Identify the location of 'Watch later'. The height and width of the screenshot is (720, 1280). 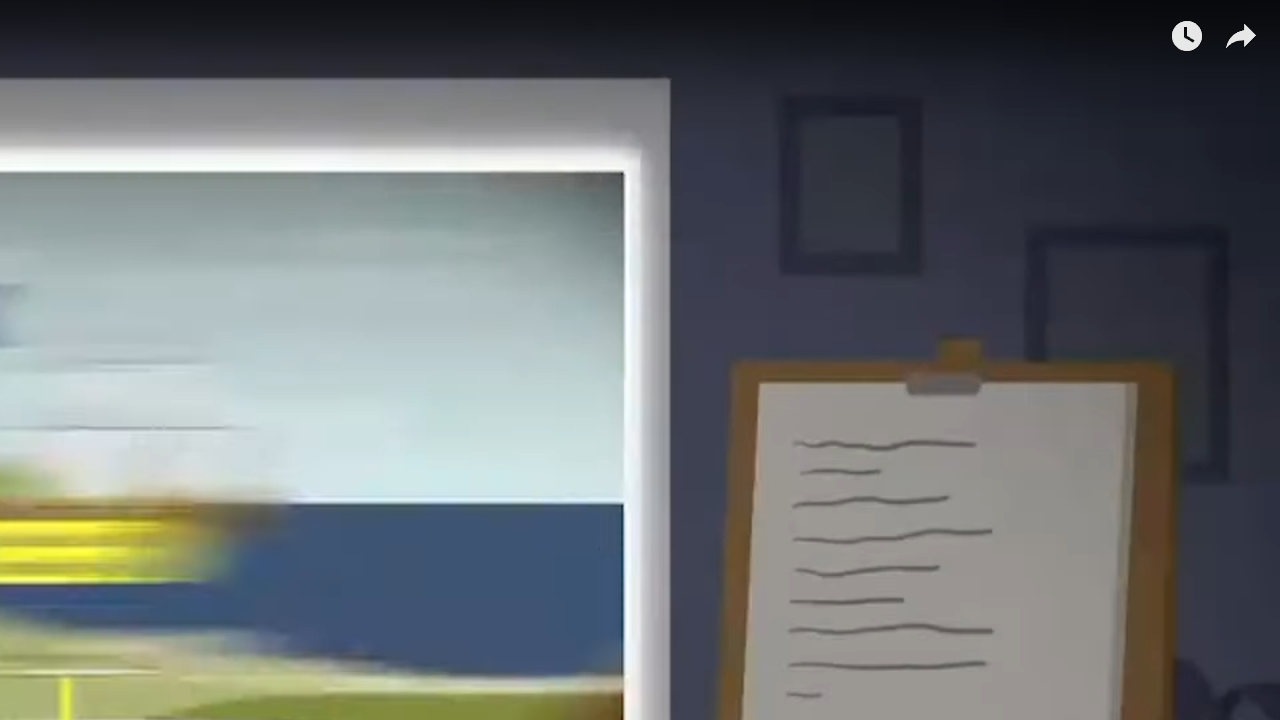
(1186, 31).